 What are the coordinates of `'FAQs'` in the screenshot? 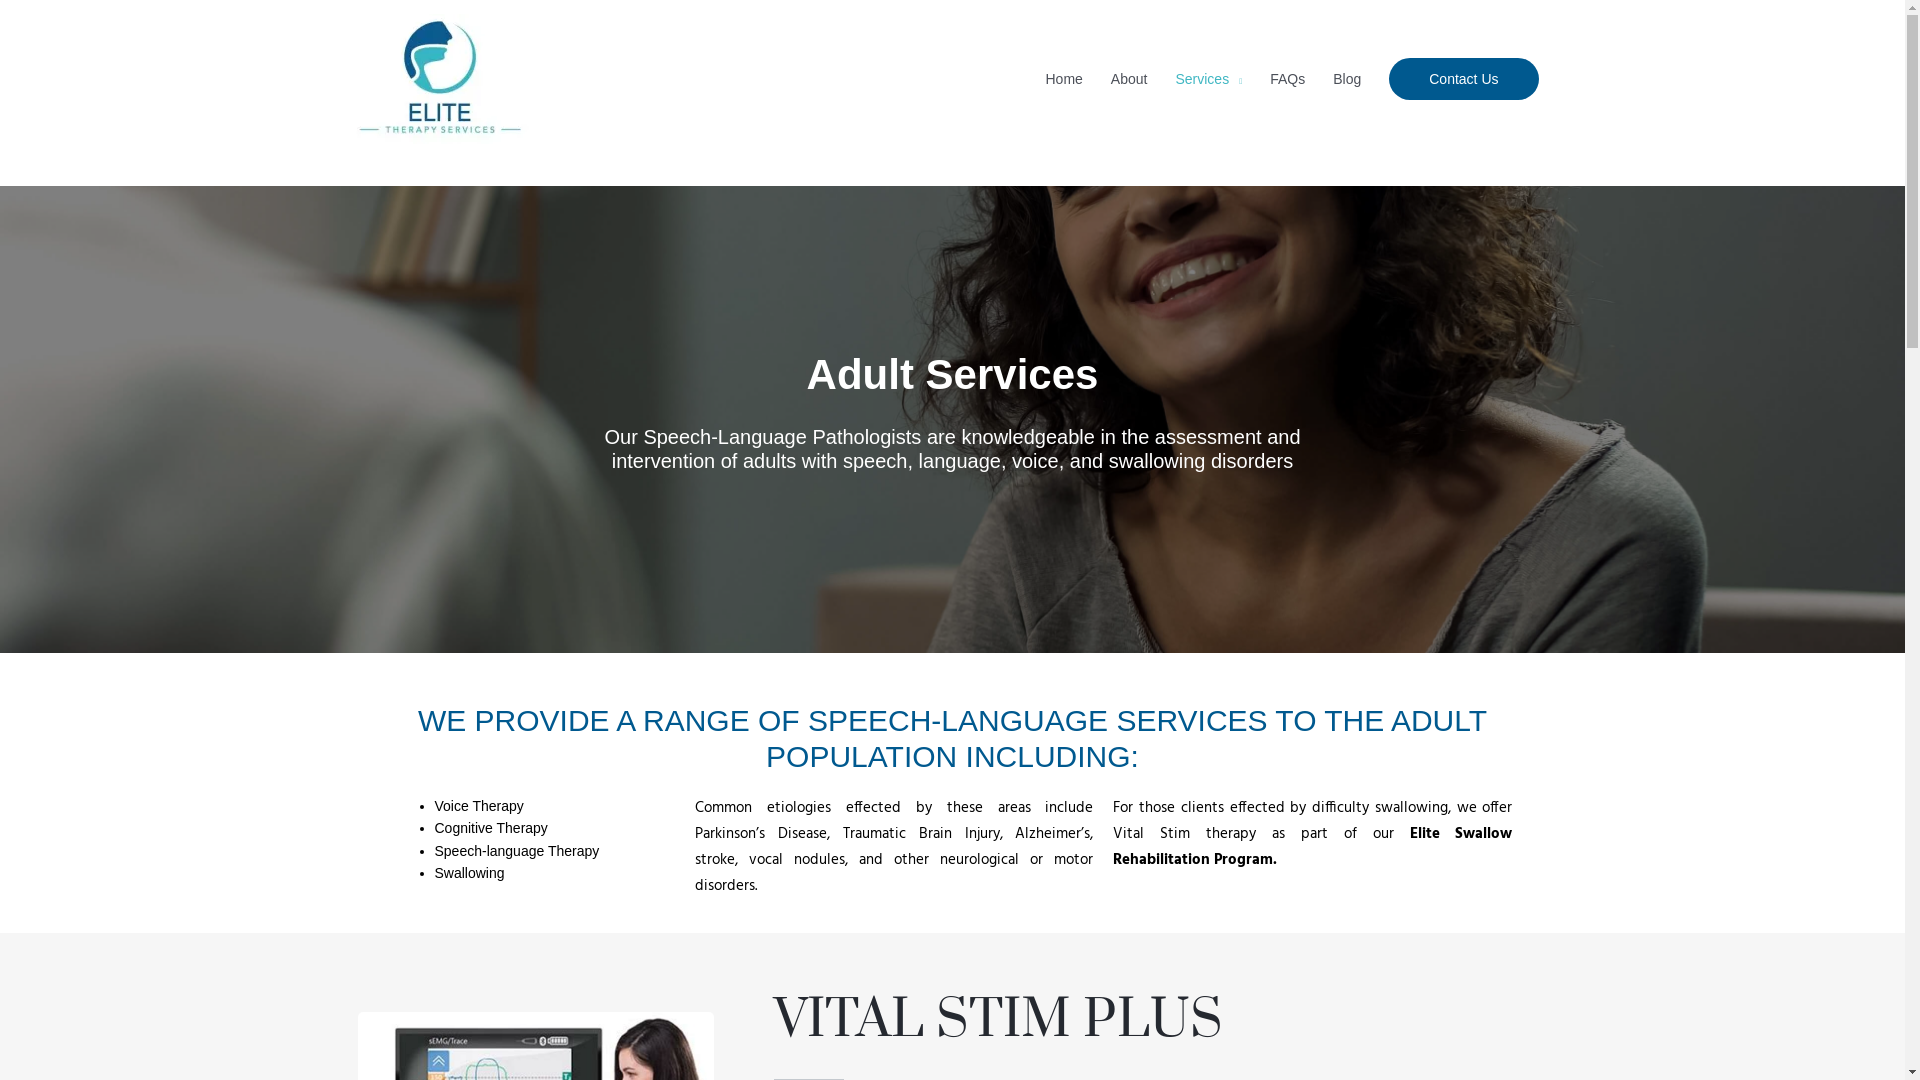 It's located at (1287, 77).